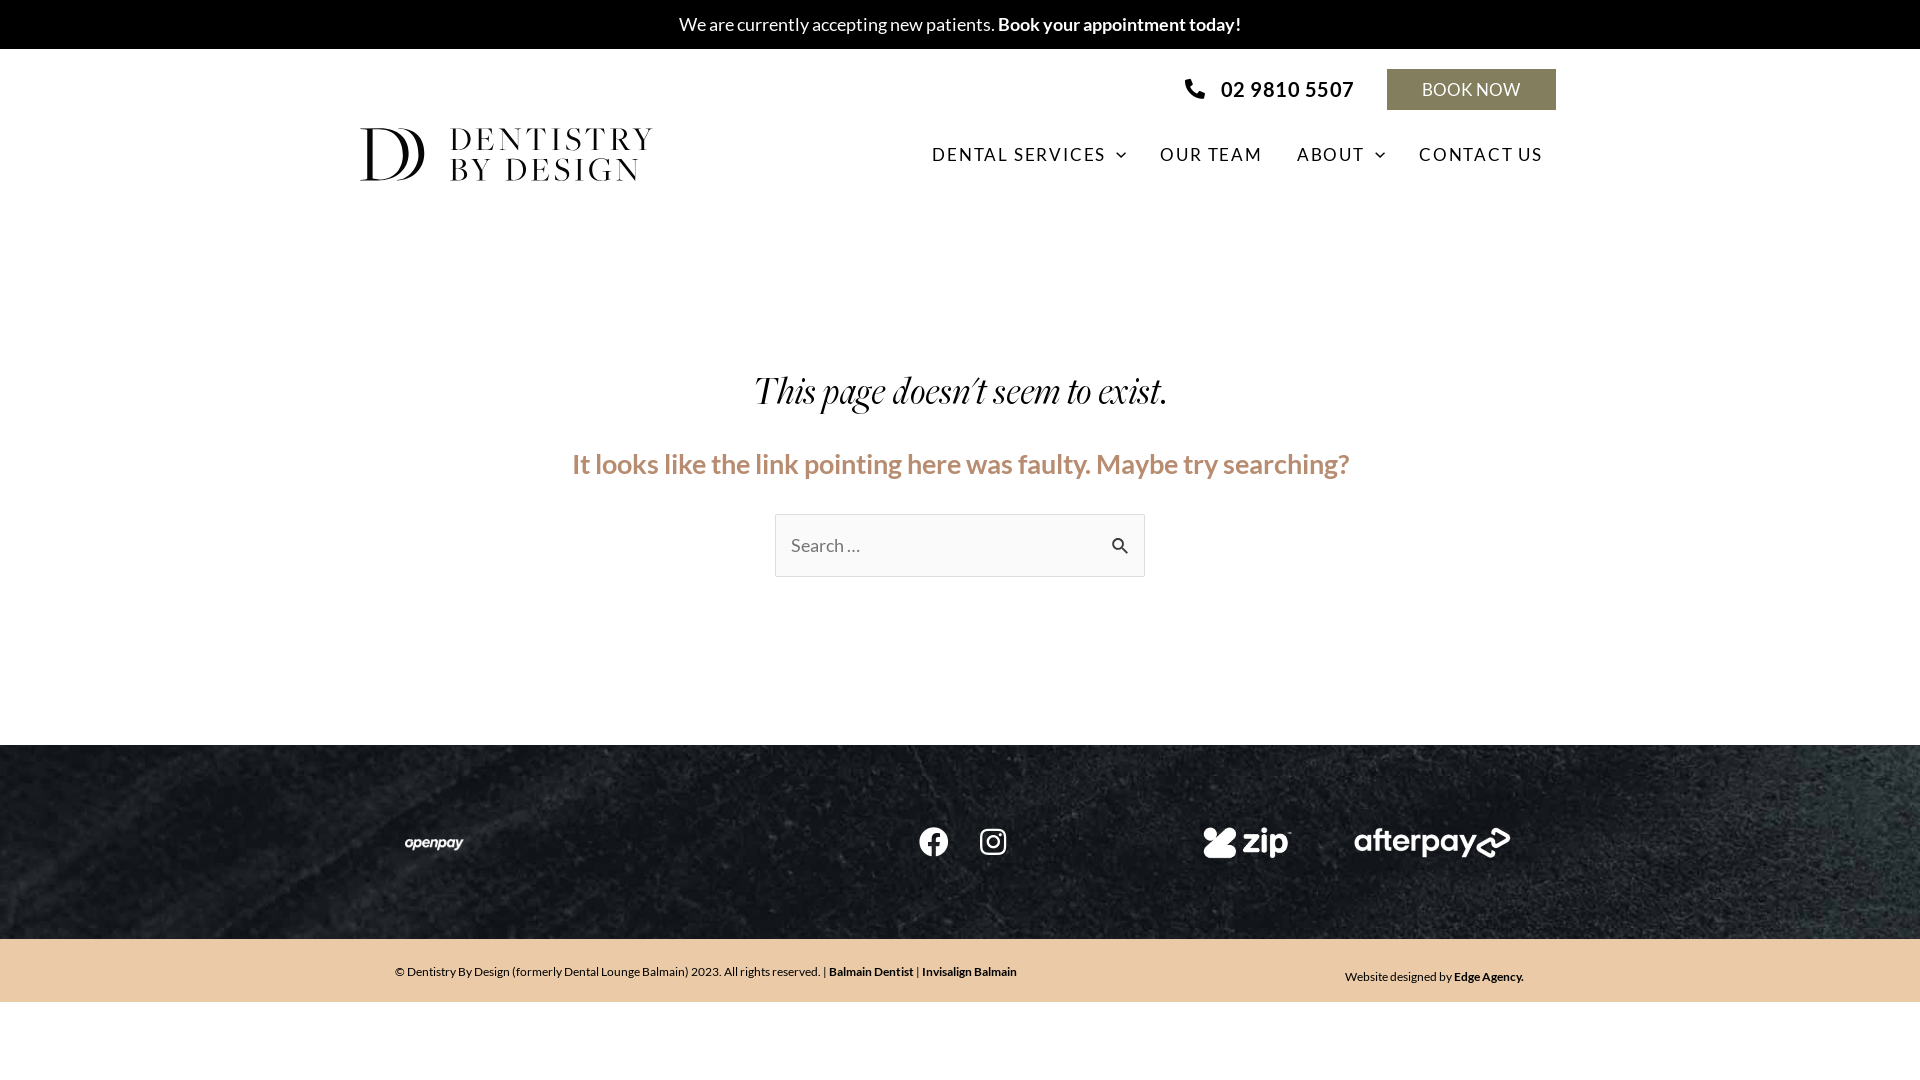  I want to click on 'Balmain Dentist', so click(829, 970).